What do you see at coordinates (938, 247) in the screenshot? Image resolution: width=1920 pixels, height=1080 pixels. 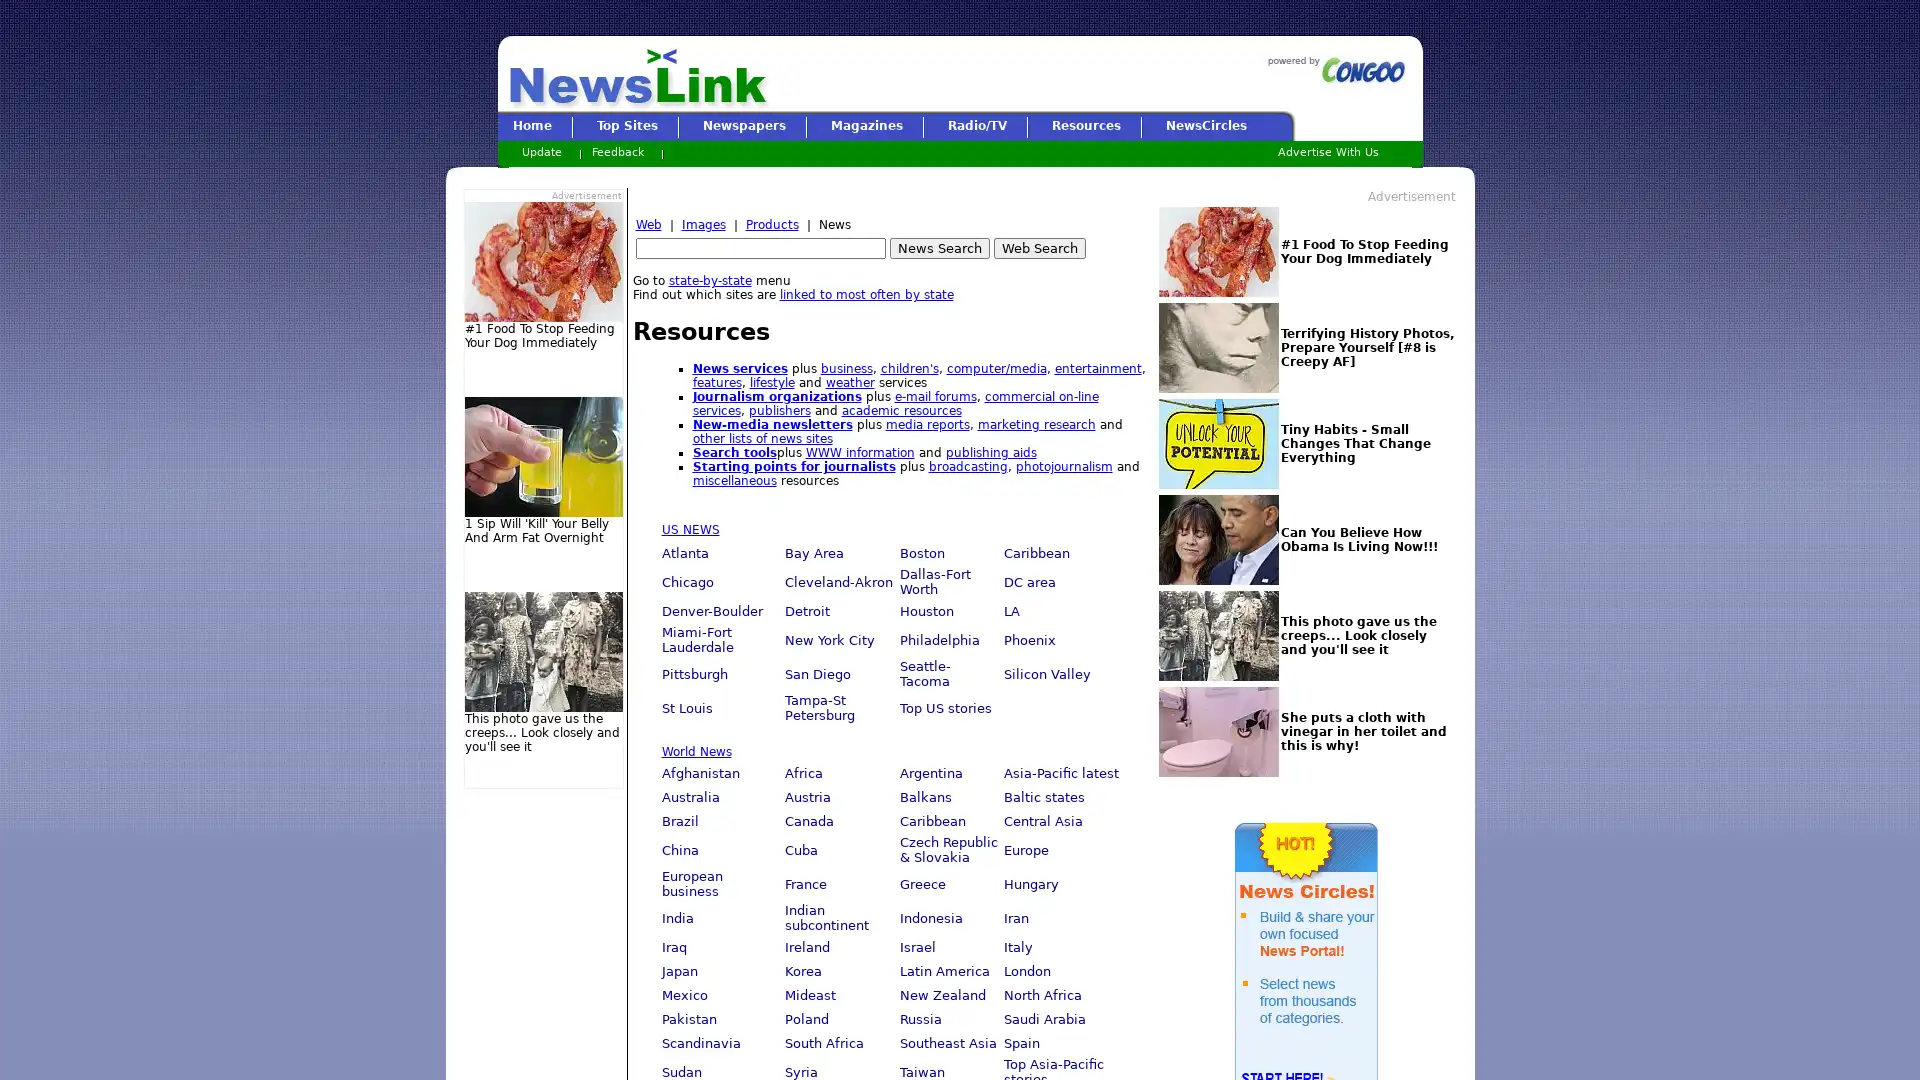 I see `News Search` at bounding box center [938, 247].